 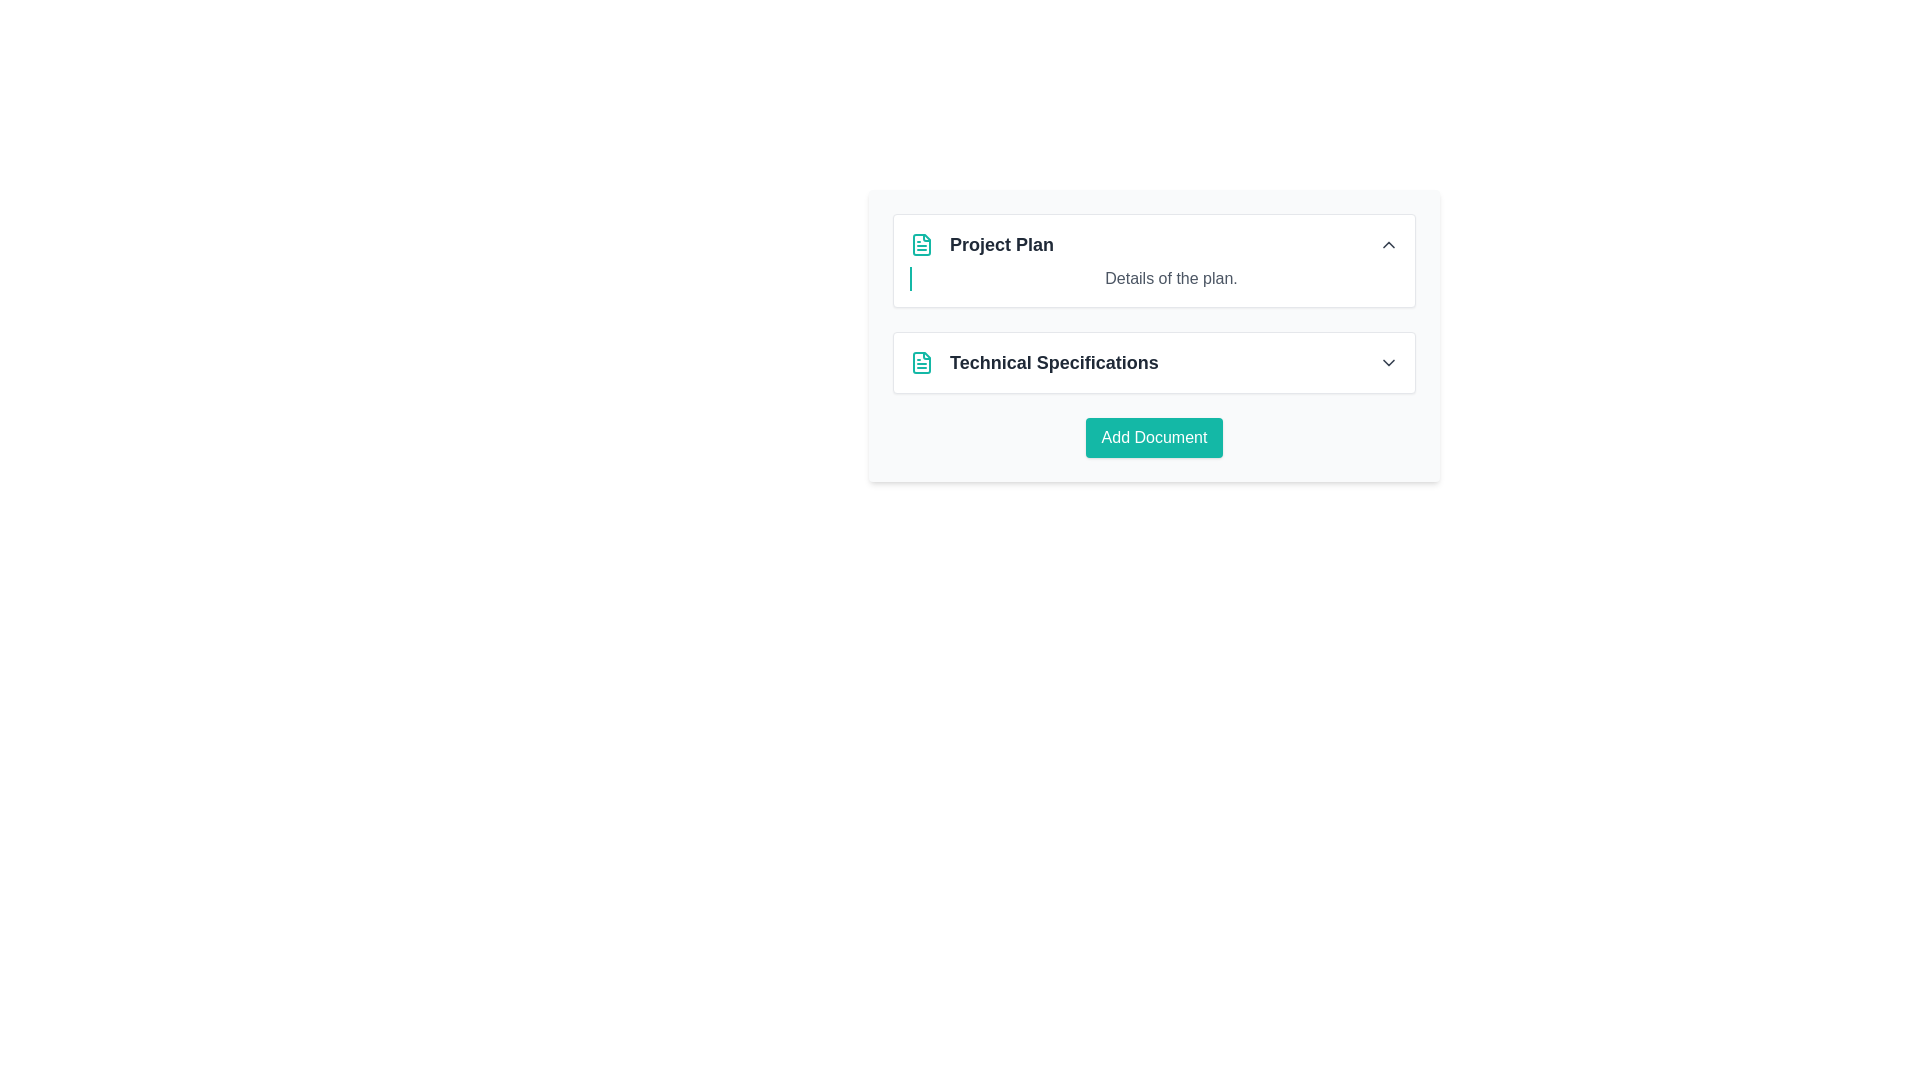 What do you see at coordinates (1154, 244) in the screenshot?
I see `the 'Project Plan' collapsible section header for accessibility navigation` at bounding box center [1154, 244].